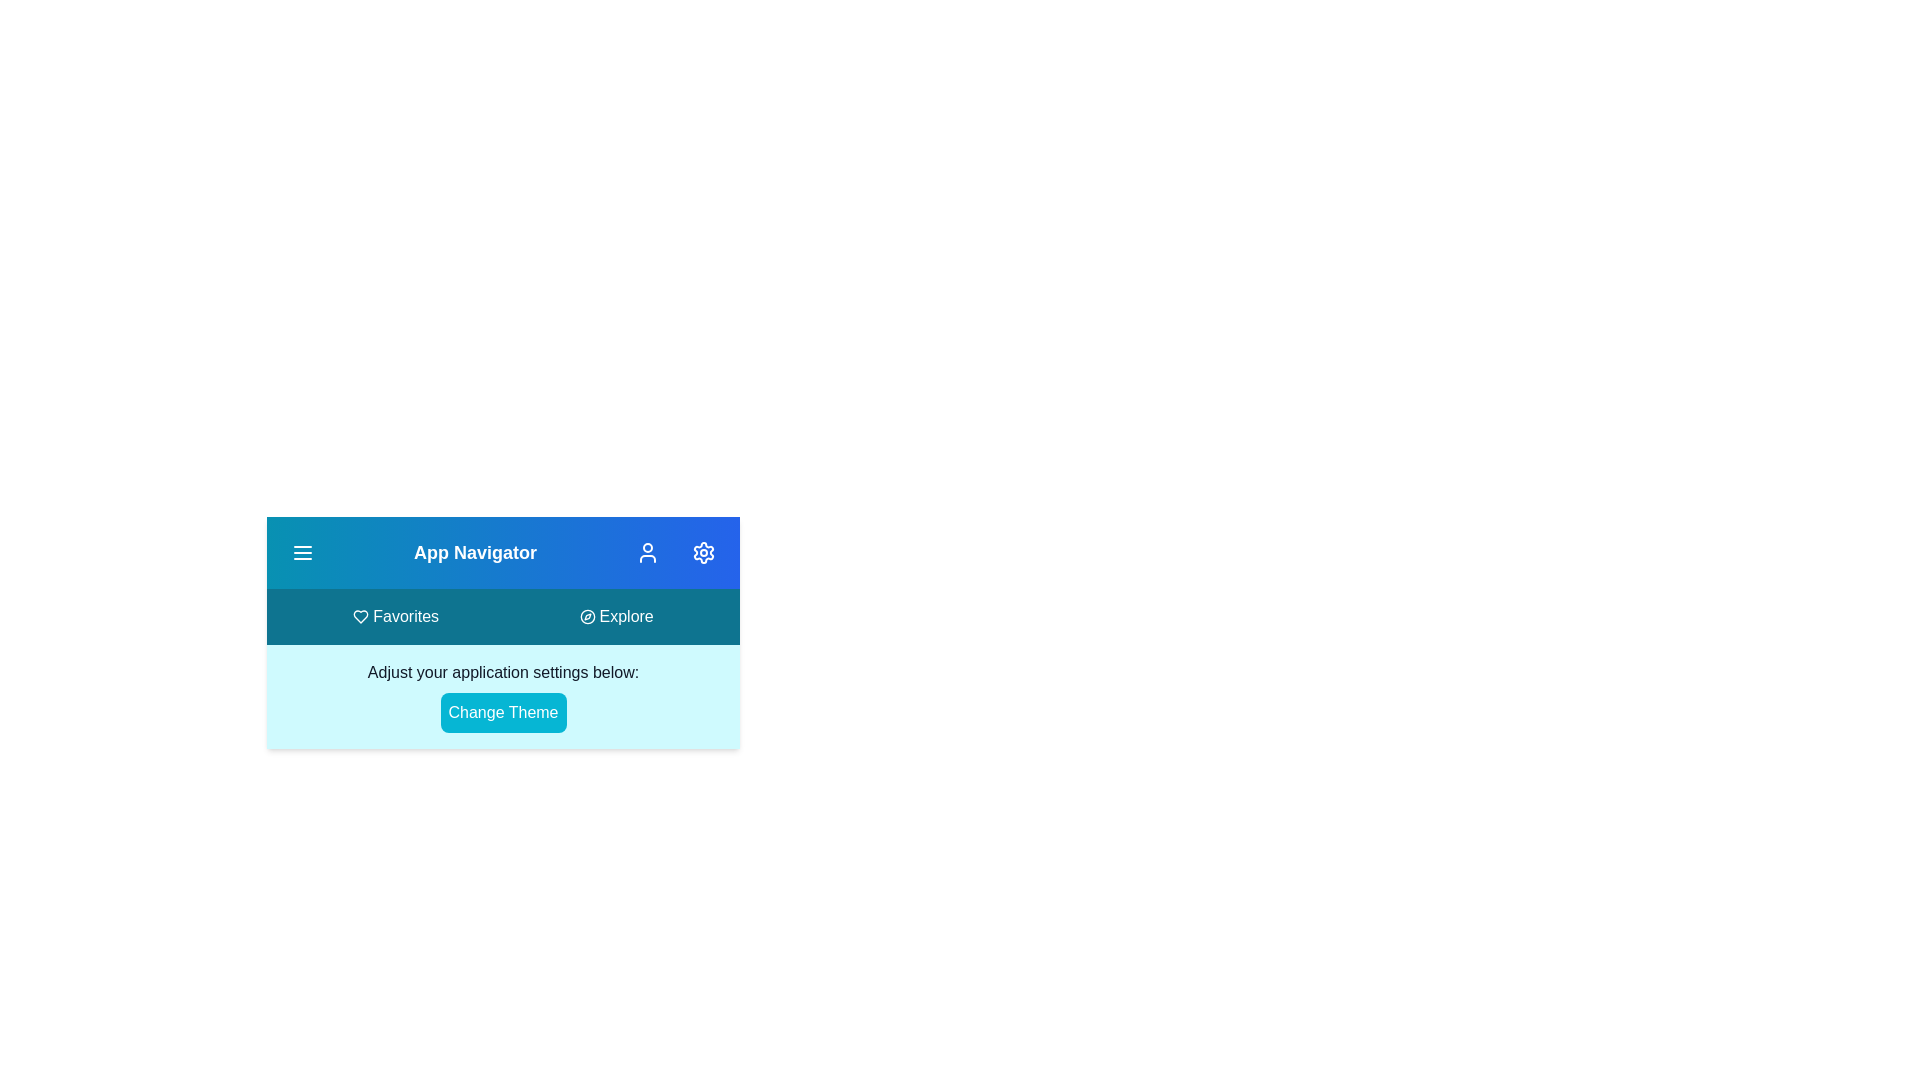 This screenshot has width=1920, height=1080. I want to click on the static text that states 'Adjust your application settings below:' which is displayed in black font on a cyan background, positioned above the 'Change Theme' button, so click(503, 672).